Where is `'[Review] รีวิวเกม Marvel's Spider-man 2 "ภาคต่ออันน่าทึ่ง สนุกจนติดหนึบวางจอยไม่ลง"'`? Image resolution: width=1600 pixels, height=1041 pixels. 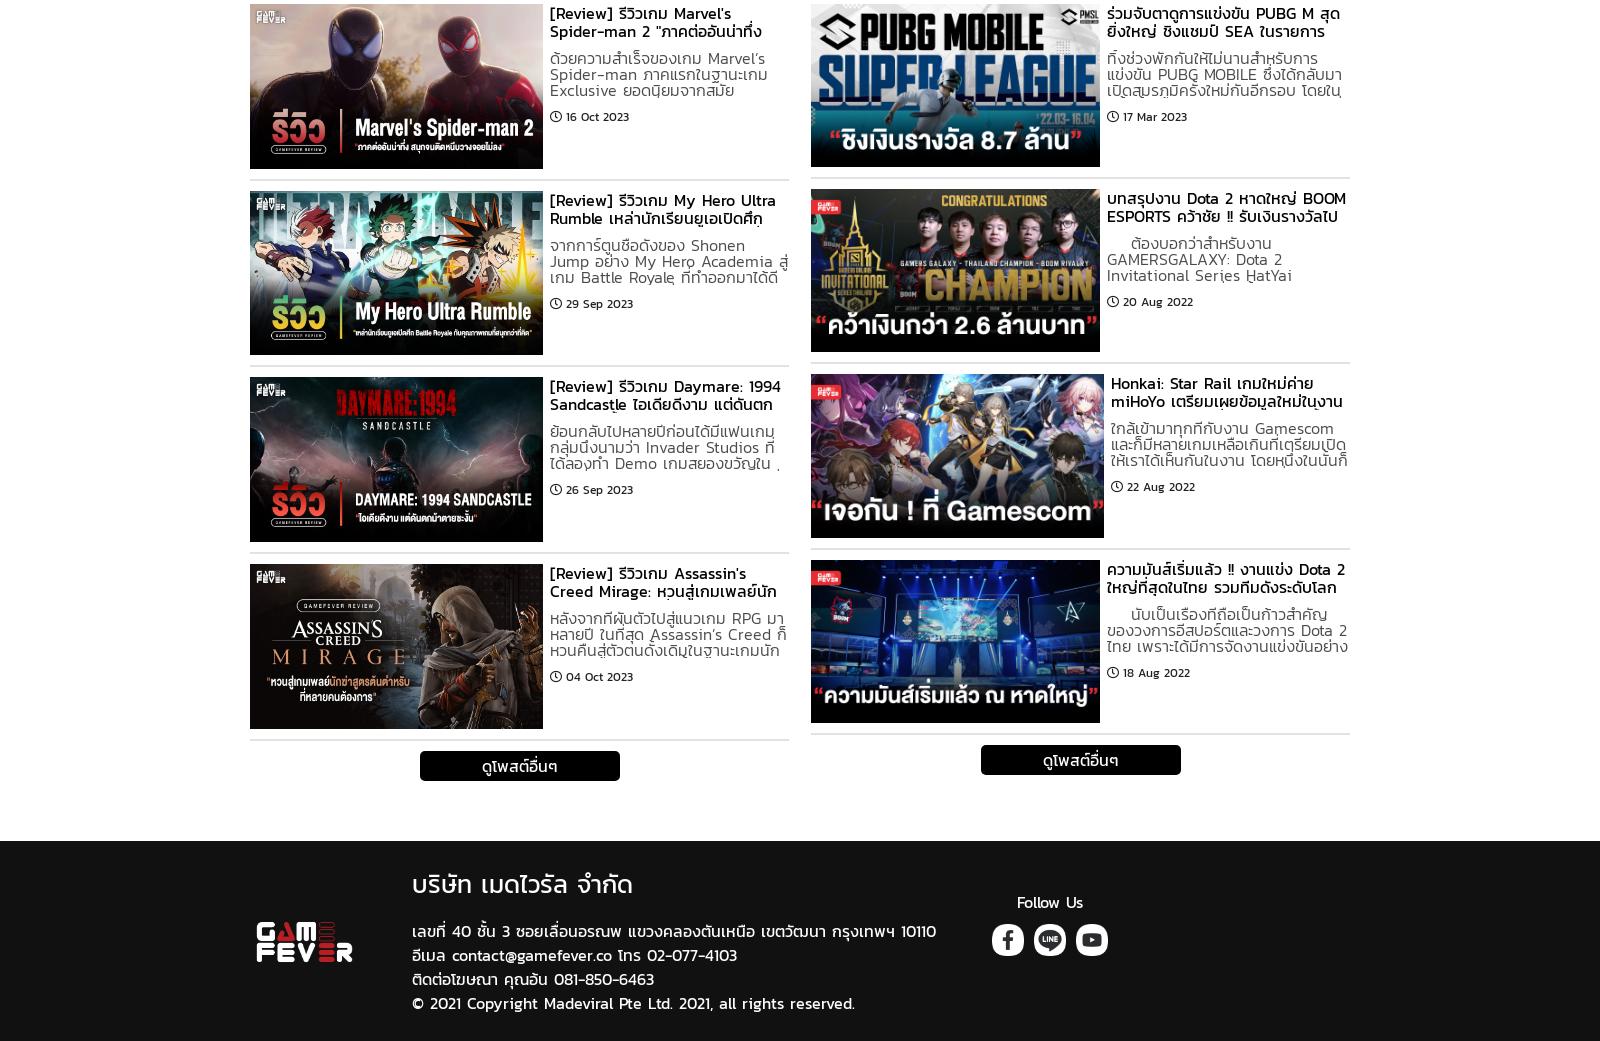
'[Review] รีวิวเกม Marvel's Spider-man 2 "ภาคต่ออันน่าทึ่ง สนุกจนติดหนึบวางจอยไม่ลง"' is located at coordinates (655, 30).